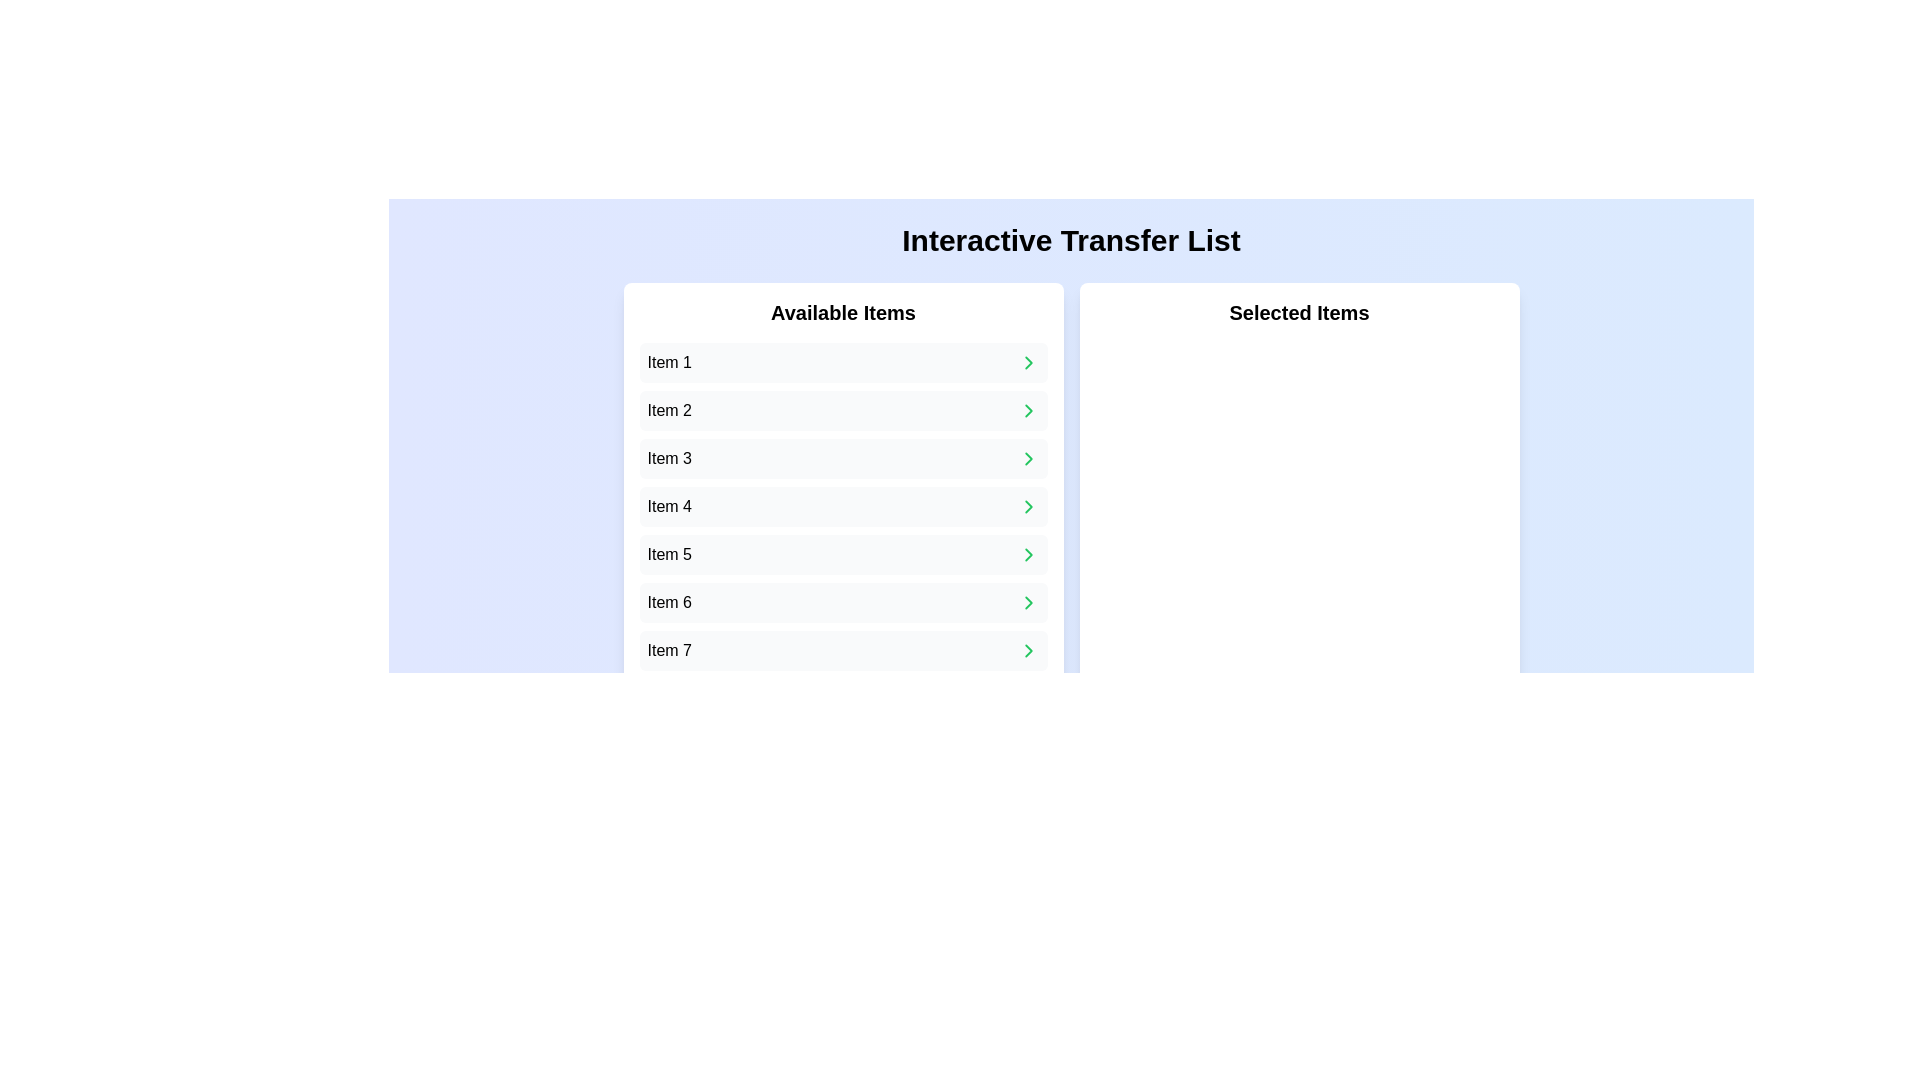 The height and width of the screenshot is (1080, 1920). I want to click on the seventh arrow icon located to the right of 'Item 7' in the 'Available Items' section, so click(1028, 651).